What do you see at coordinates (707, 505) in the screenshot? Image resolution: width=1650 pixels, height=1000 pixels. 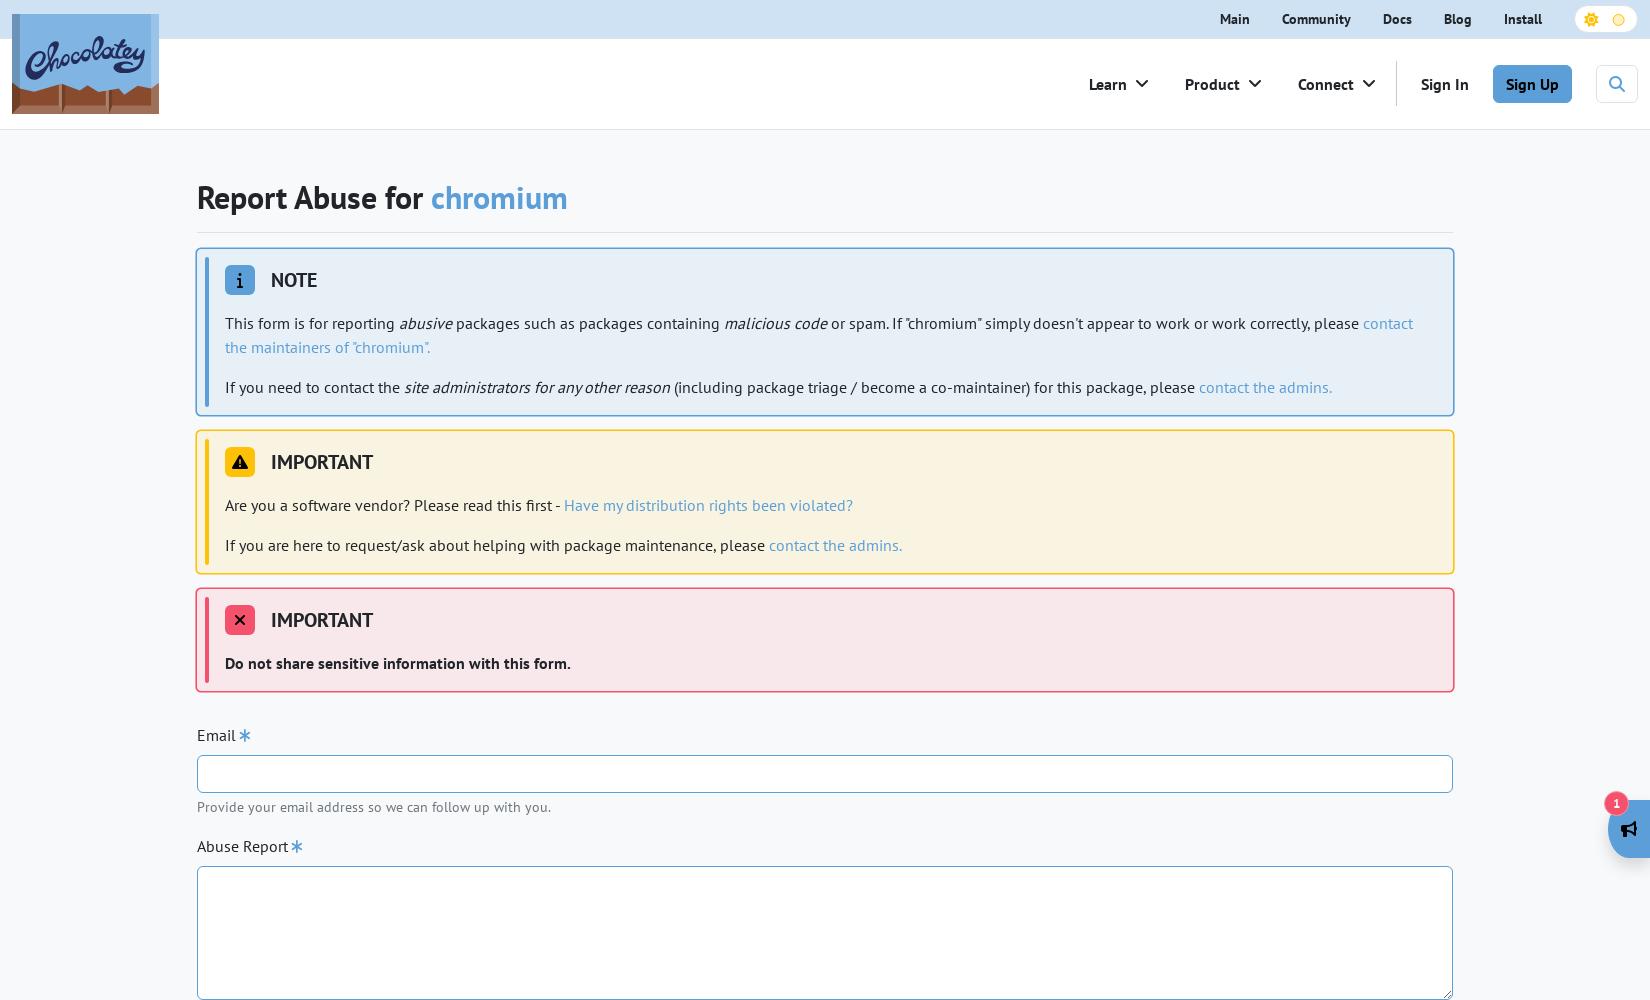 I see `'Have my distribution rights been violated?'` at bounding box center [707, 505].